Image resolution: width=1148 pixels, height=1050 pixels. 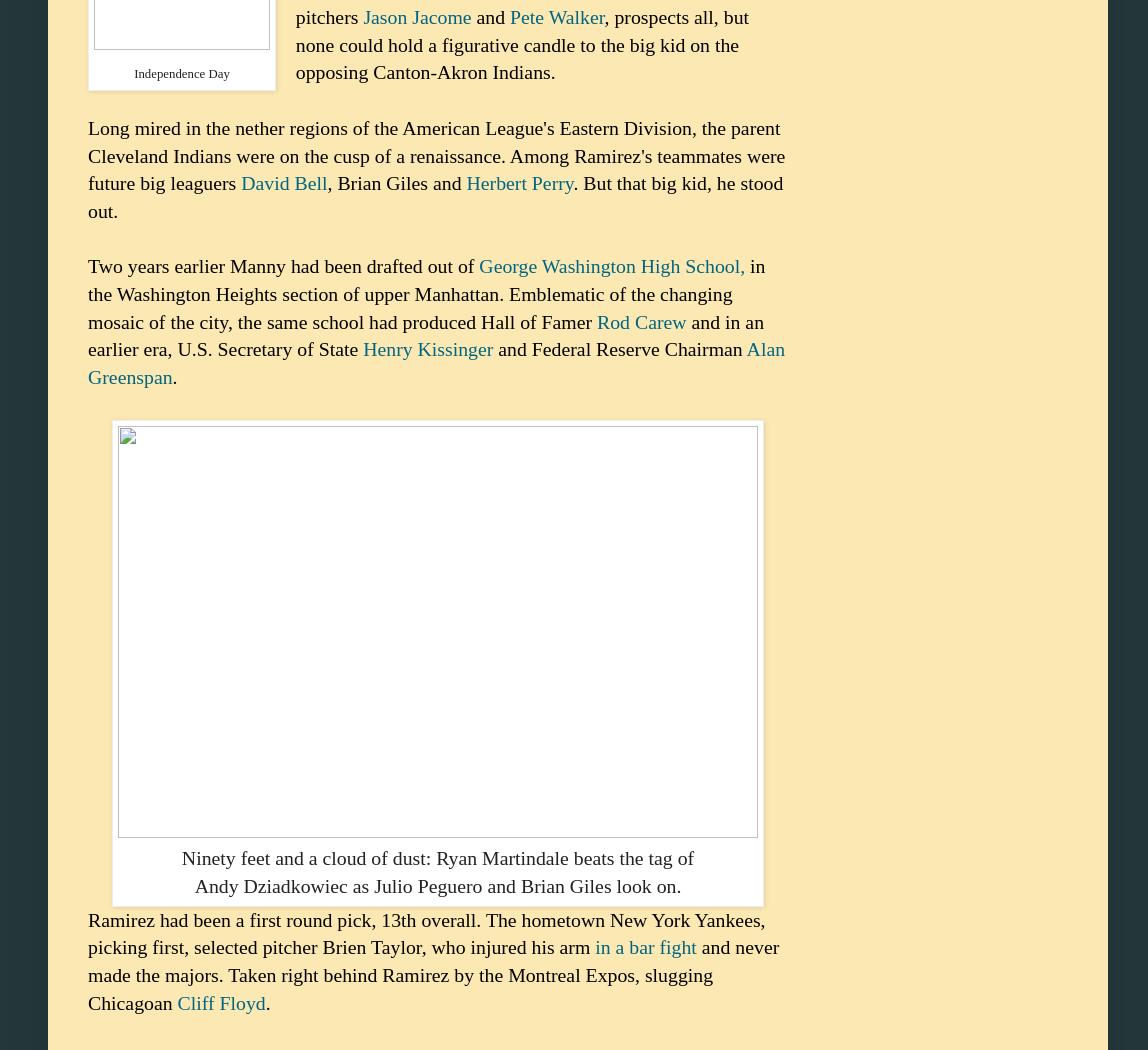 What do you see at coordinates (519, 183) in the screenshot?
I see `'Herbert Perry'` at bounding box center [519, 183].